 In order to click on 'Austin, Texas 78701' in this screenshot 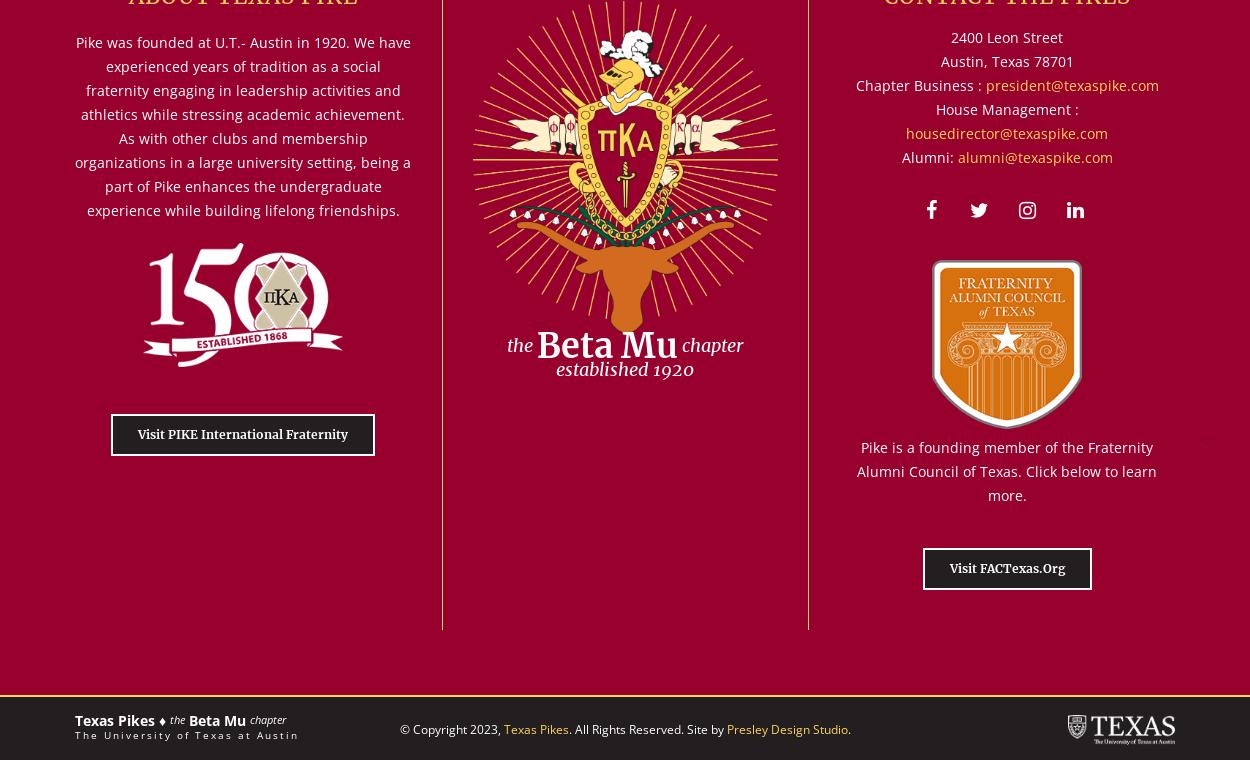, I will do `click(939, 60)`.